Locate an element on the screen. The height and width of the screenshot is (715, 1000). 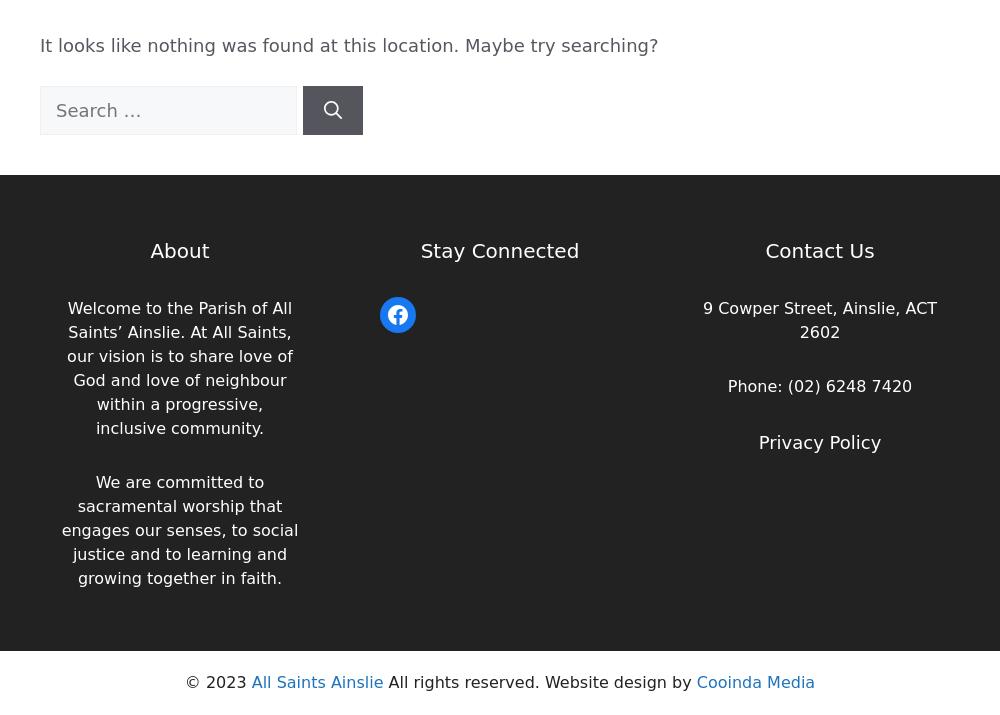
'© 2023' is located at coordinates (216, 682).